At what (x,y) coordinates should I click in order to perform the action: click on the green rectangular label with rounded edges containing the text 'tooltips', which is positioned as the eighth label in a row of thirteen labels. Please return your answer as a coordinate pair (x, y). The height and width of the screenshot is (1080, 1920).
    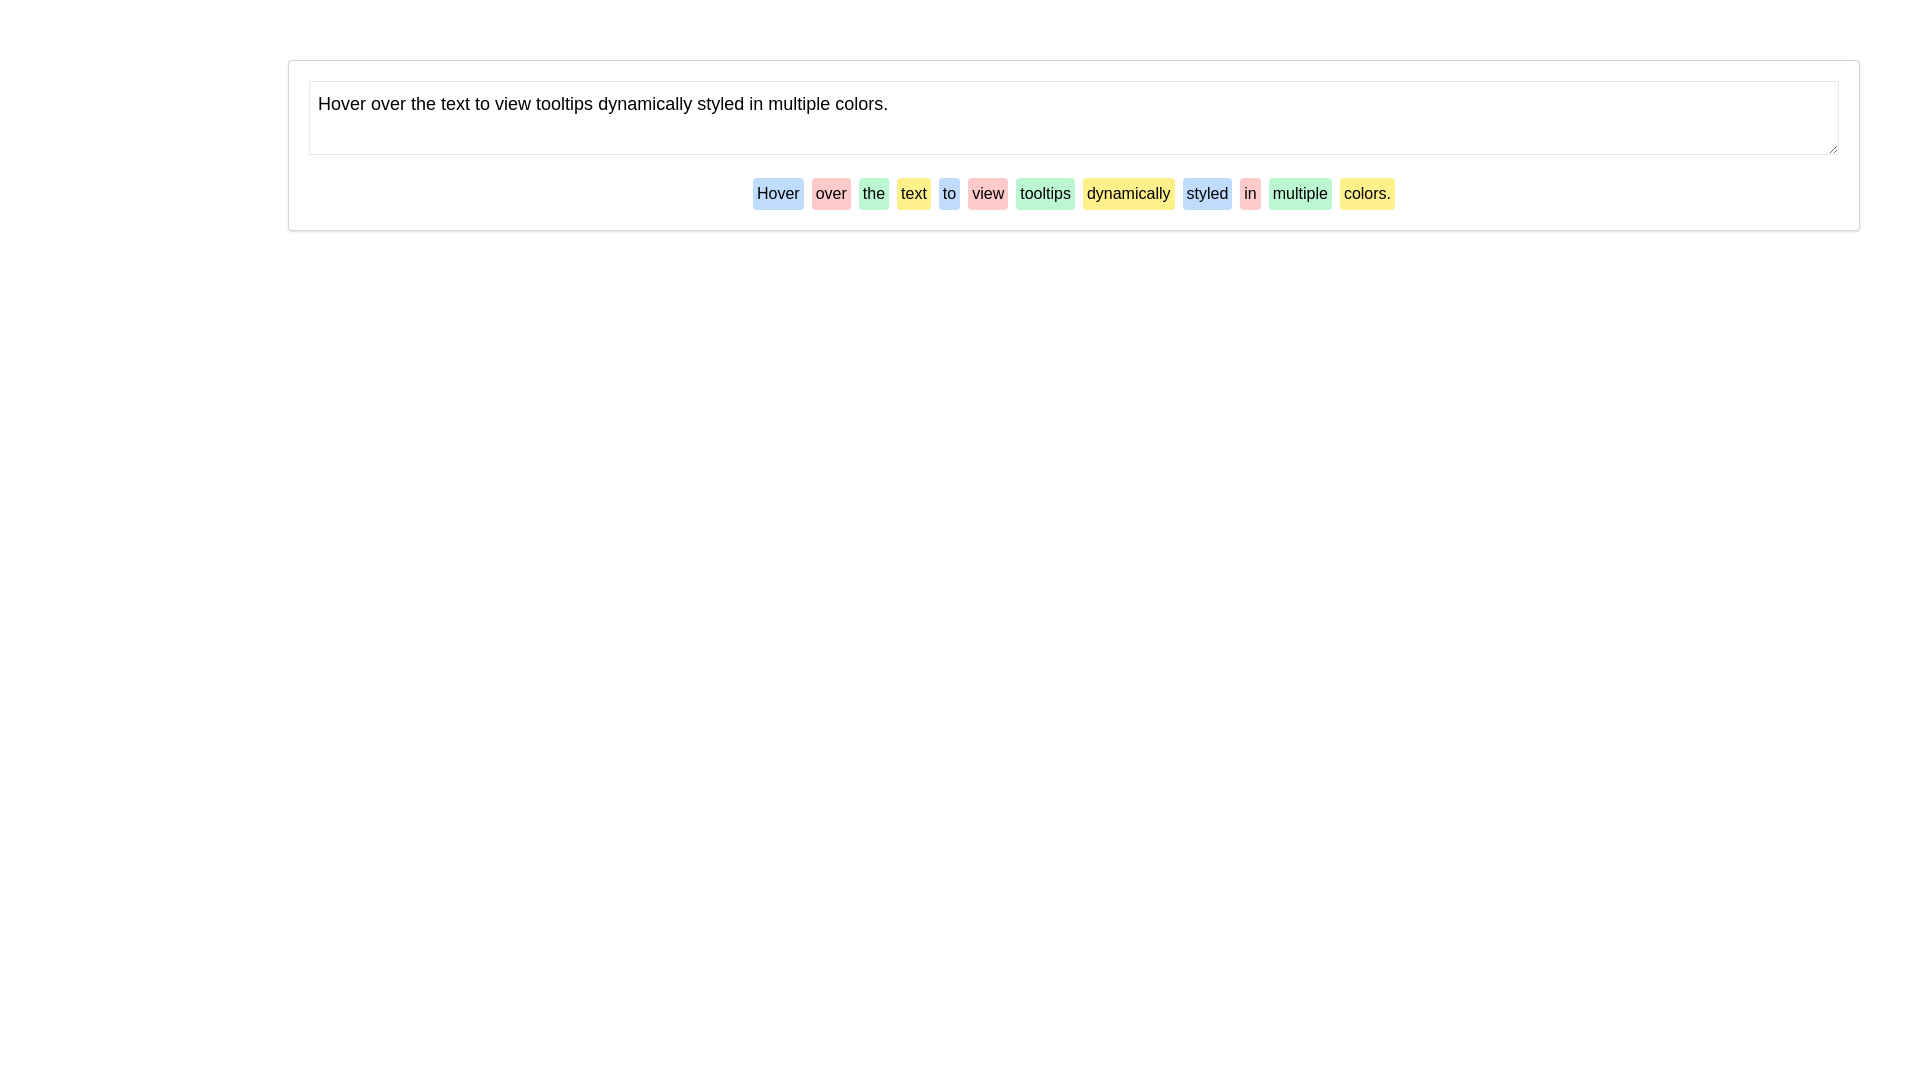
    Looking at the image, I should click on (1044, 193).